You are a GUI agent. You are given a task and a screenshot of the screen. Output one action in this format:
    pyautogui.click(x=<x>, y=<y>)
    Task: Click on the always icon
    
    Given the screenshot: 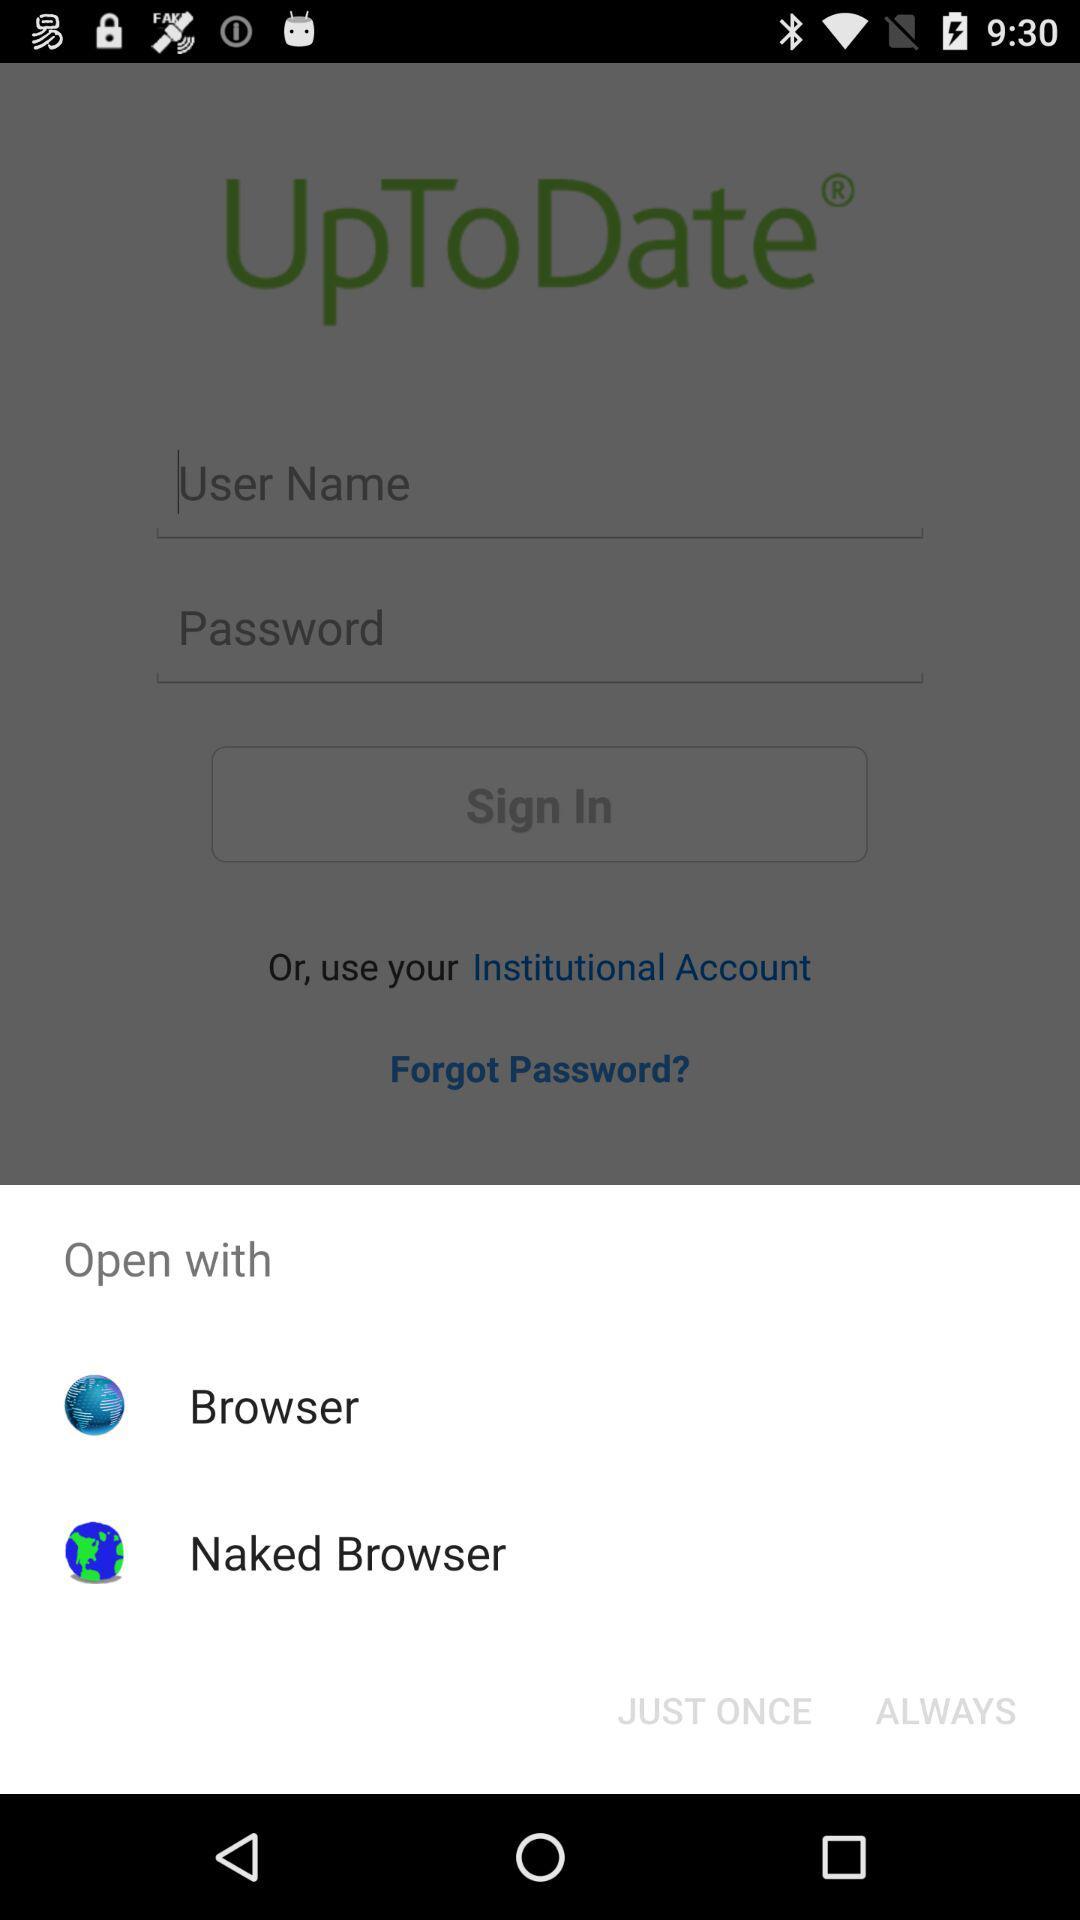 What is the action you would take?
    pyautogui.click(x=945, y=1708)
    